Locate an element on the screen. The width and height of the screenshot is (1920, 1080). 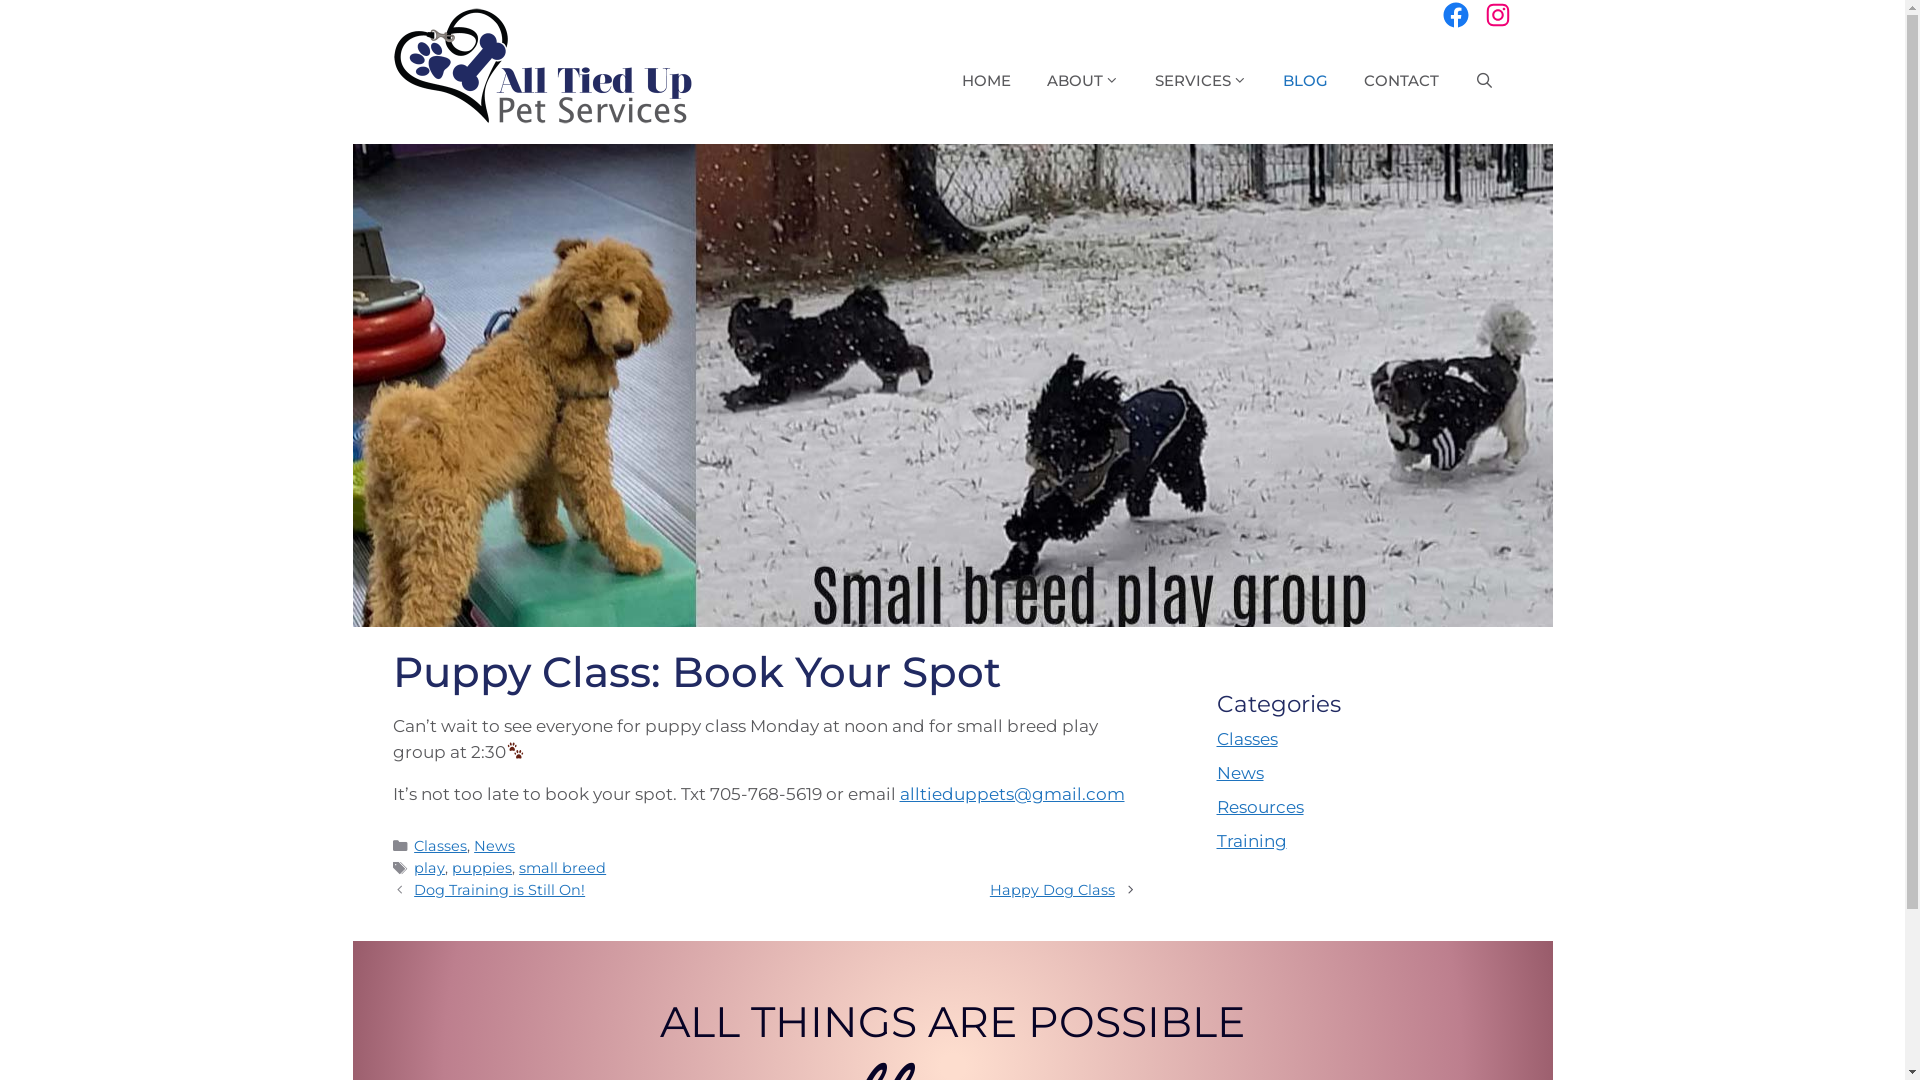
'Dog Training is Still On!' is located at coordinates (499, 889).